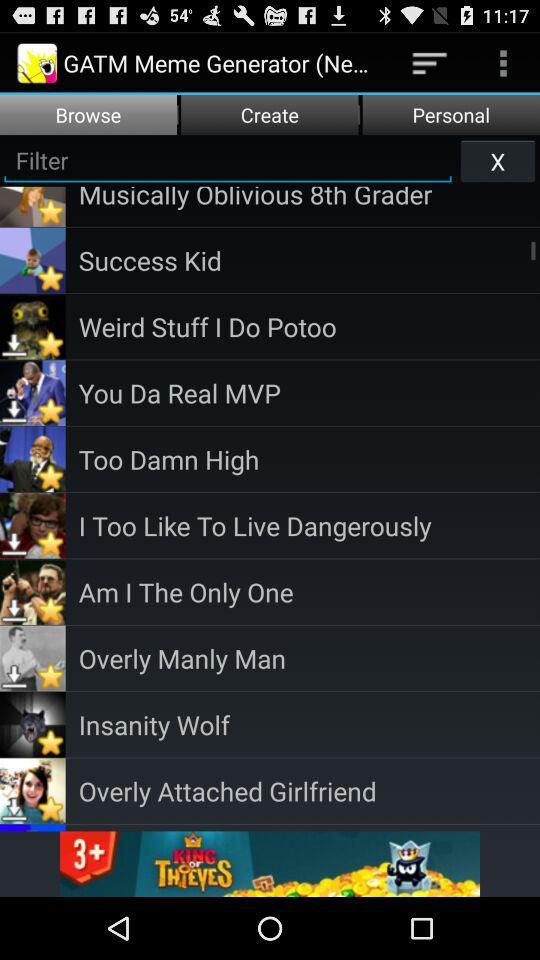 The image size is (540, 960). I want to click on the app below am i the icon, so click(309, 657).